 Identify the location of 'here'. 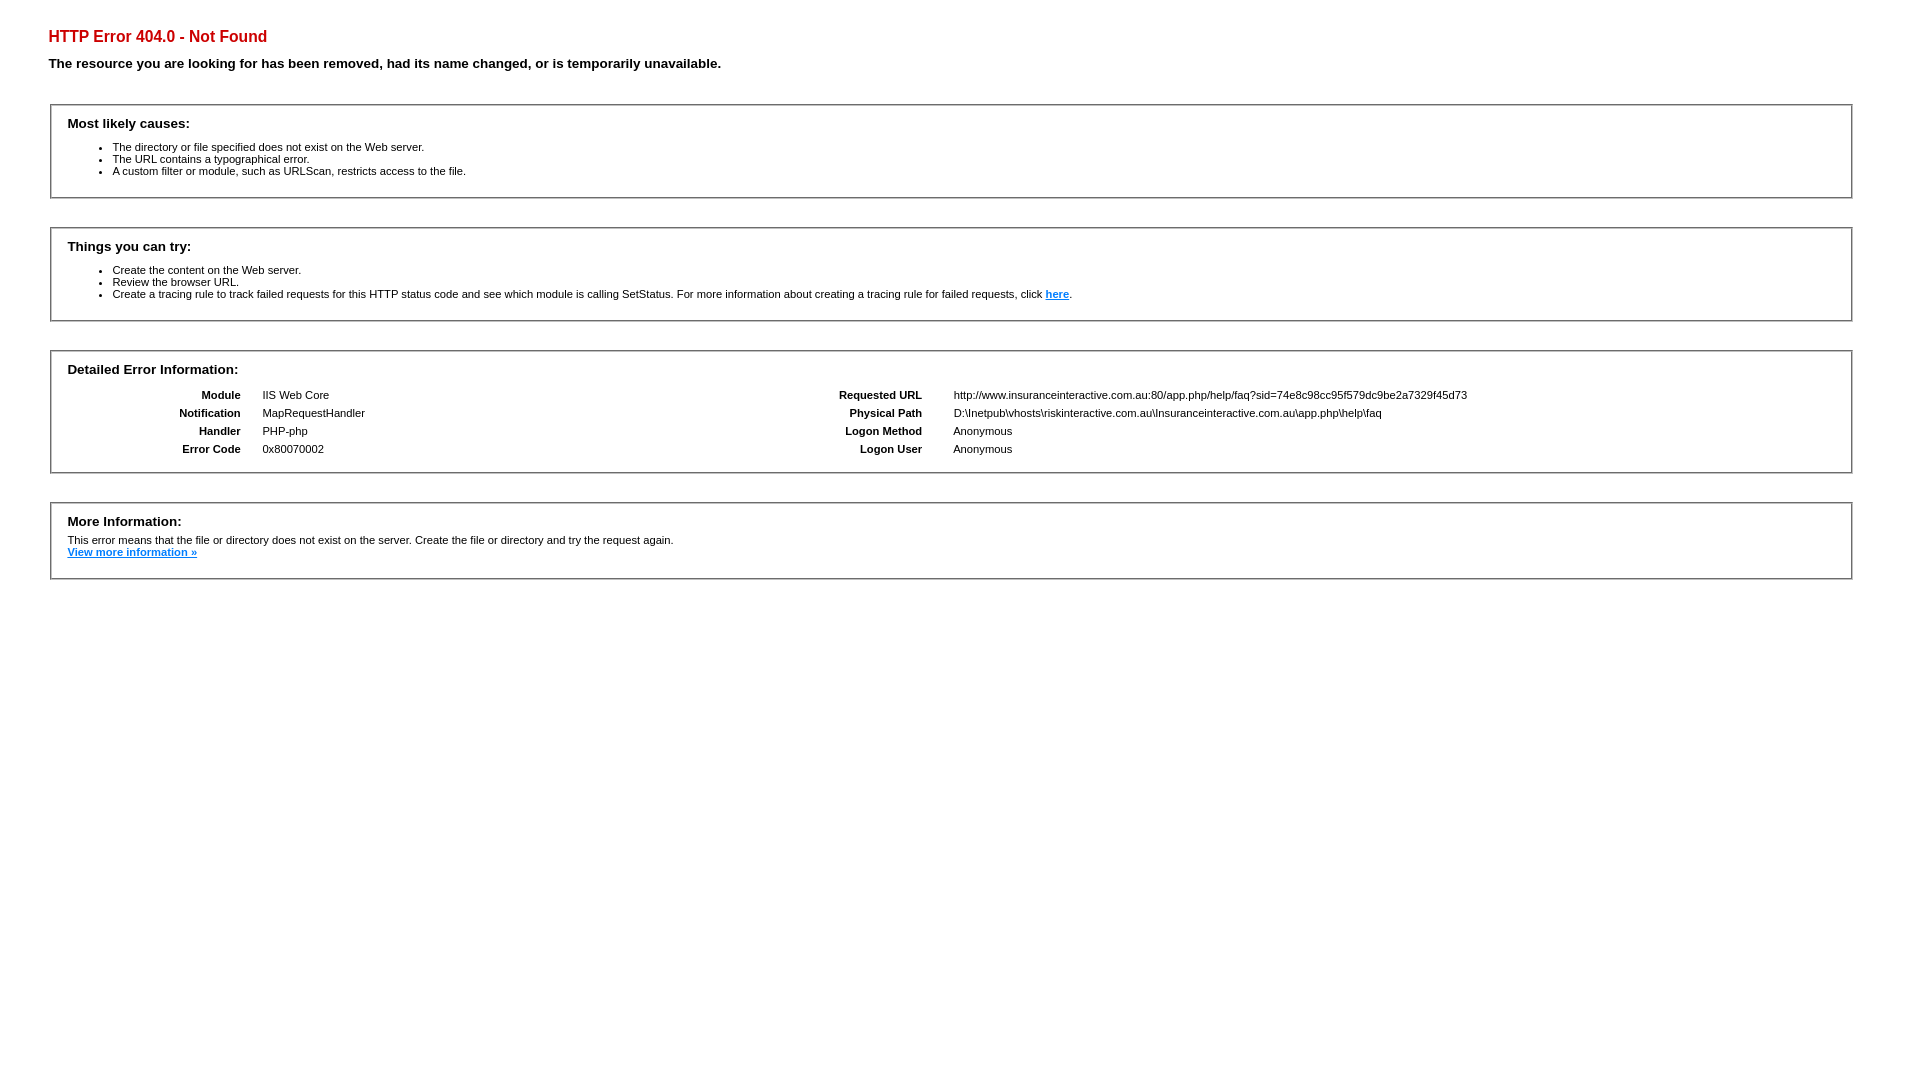
(1056, 293).